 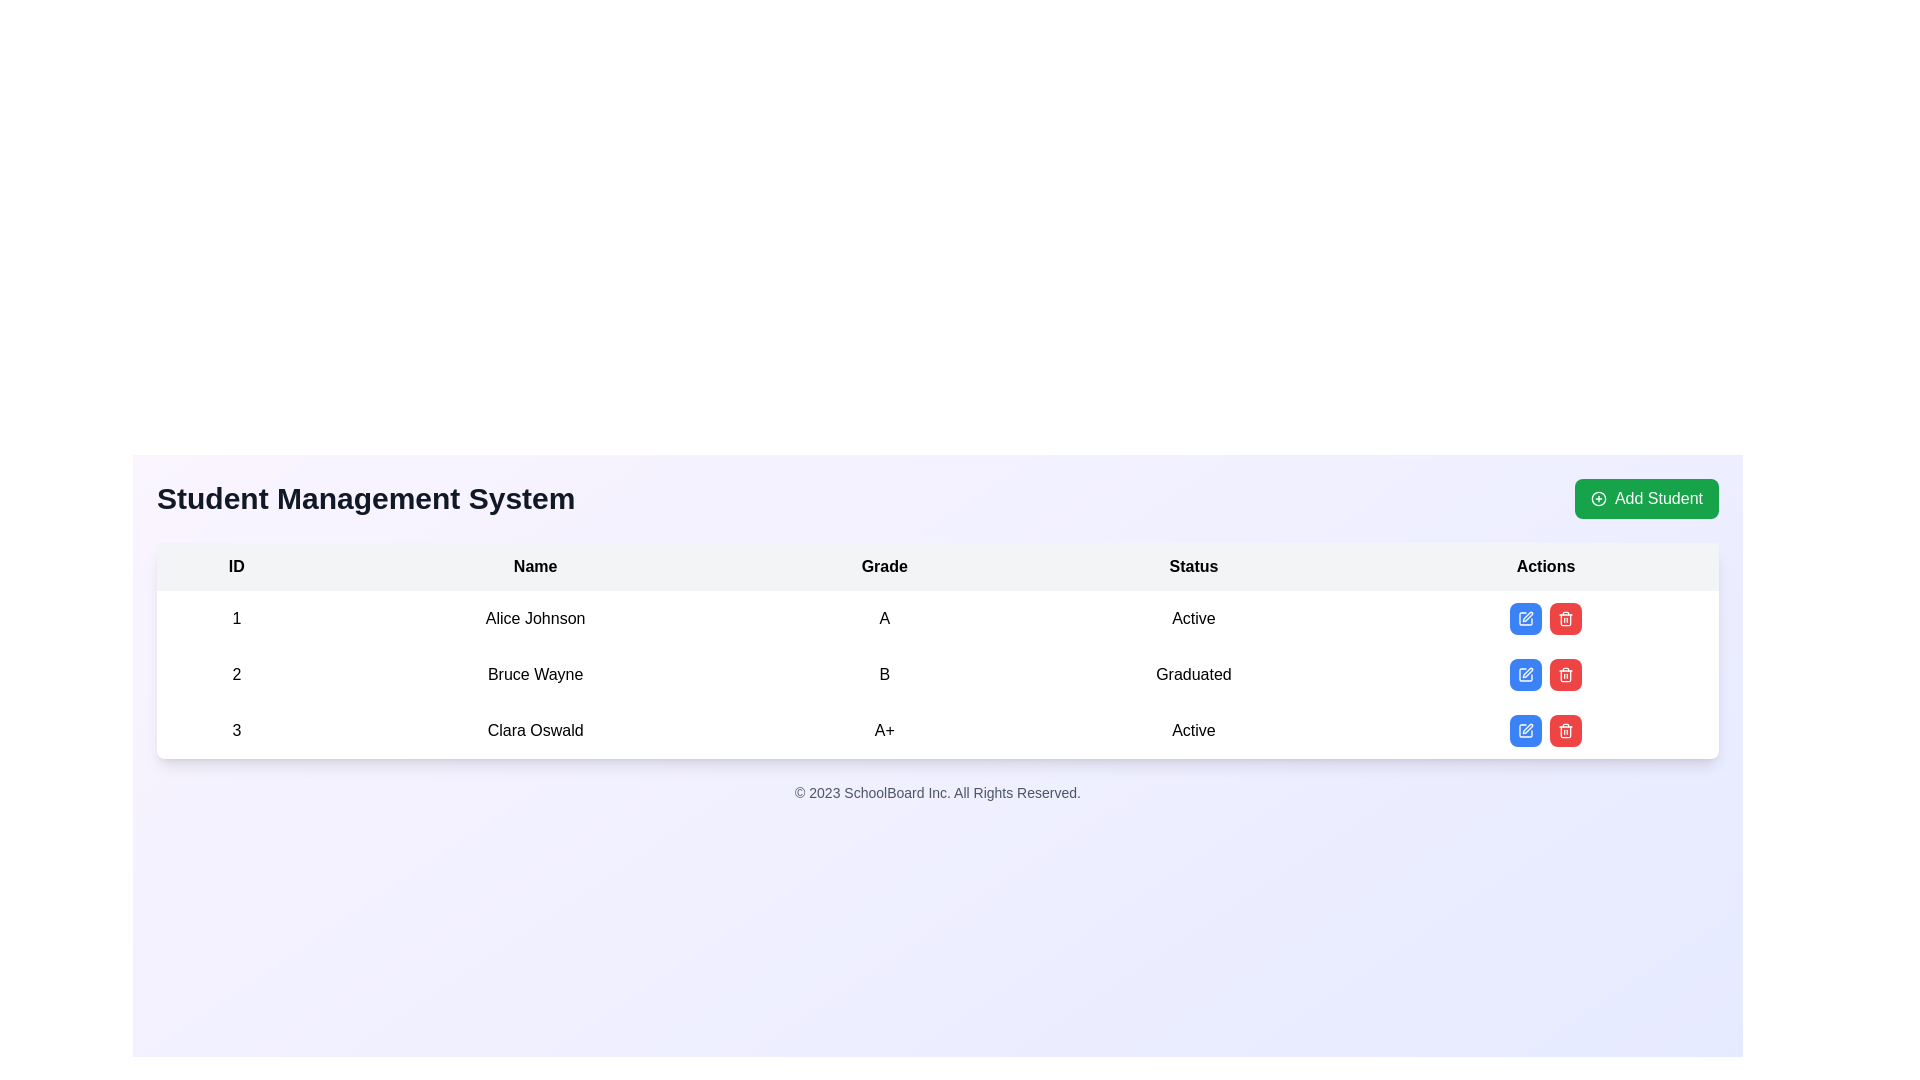 What do you see at coordinates (936, 675) in the screenshot?
I see `individual content within the second row of the student management system table, which contains the ID '2', the name 'Bruce Wayne', the grade 'B', the status 'Graduated', and action buttons` at bounding box center [936, 675].